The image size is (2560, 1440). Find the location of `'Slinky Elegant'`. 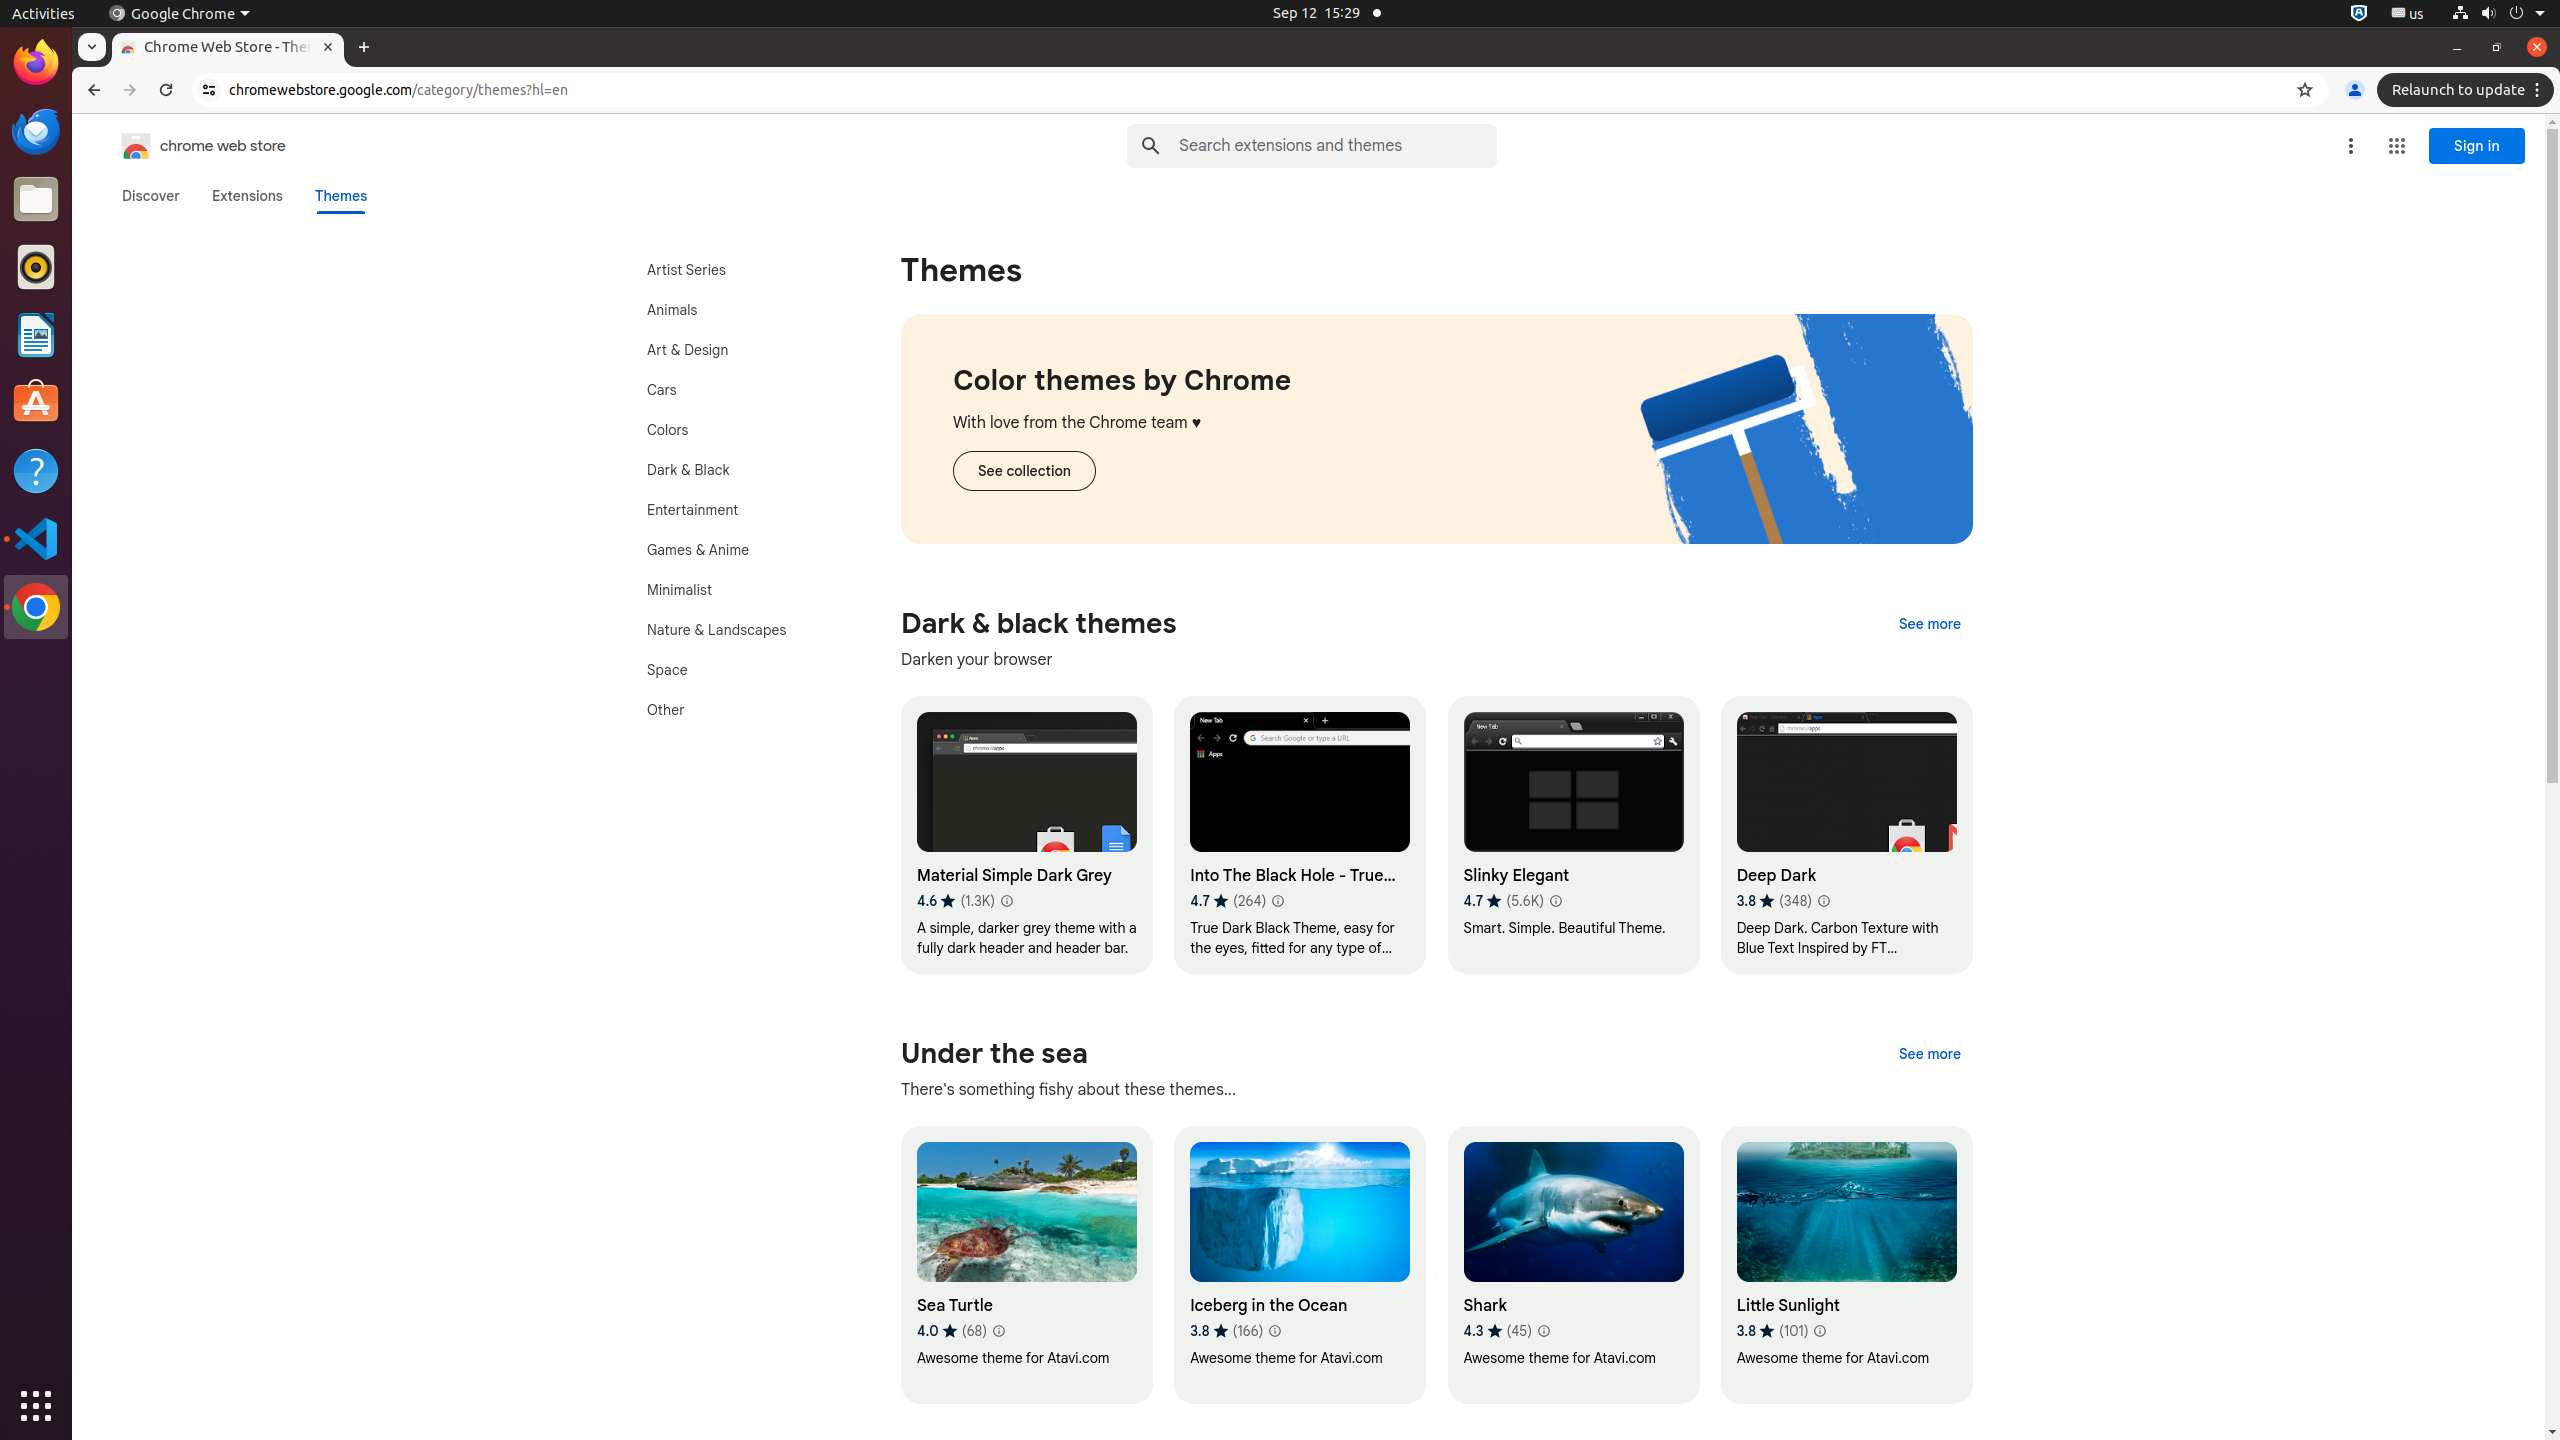

'Slinky Elegant' is located at coordinates (1573, 834).